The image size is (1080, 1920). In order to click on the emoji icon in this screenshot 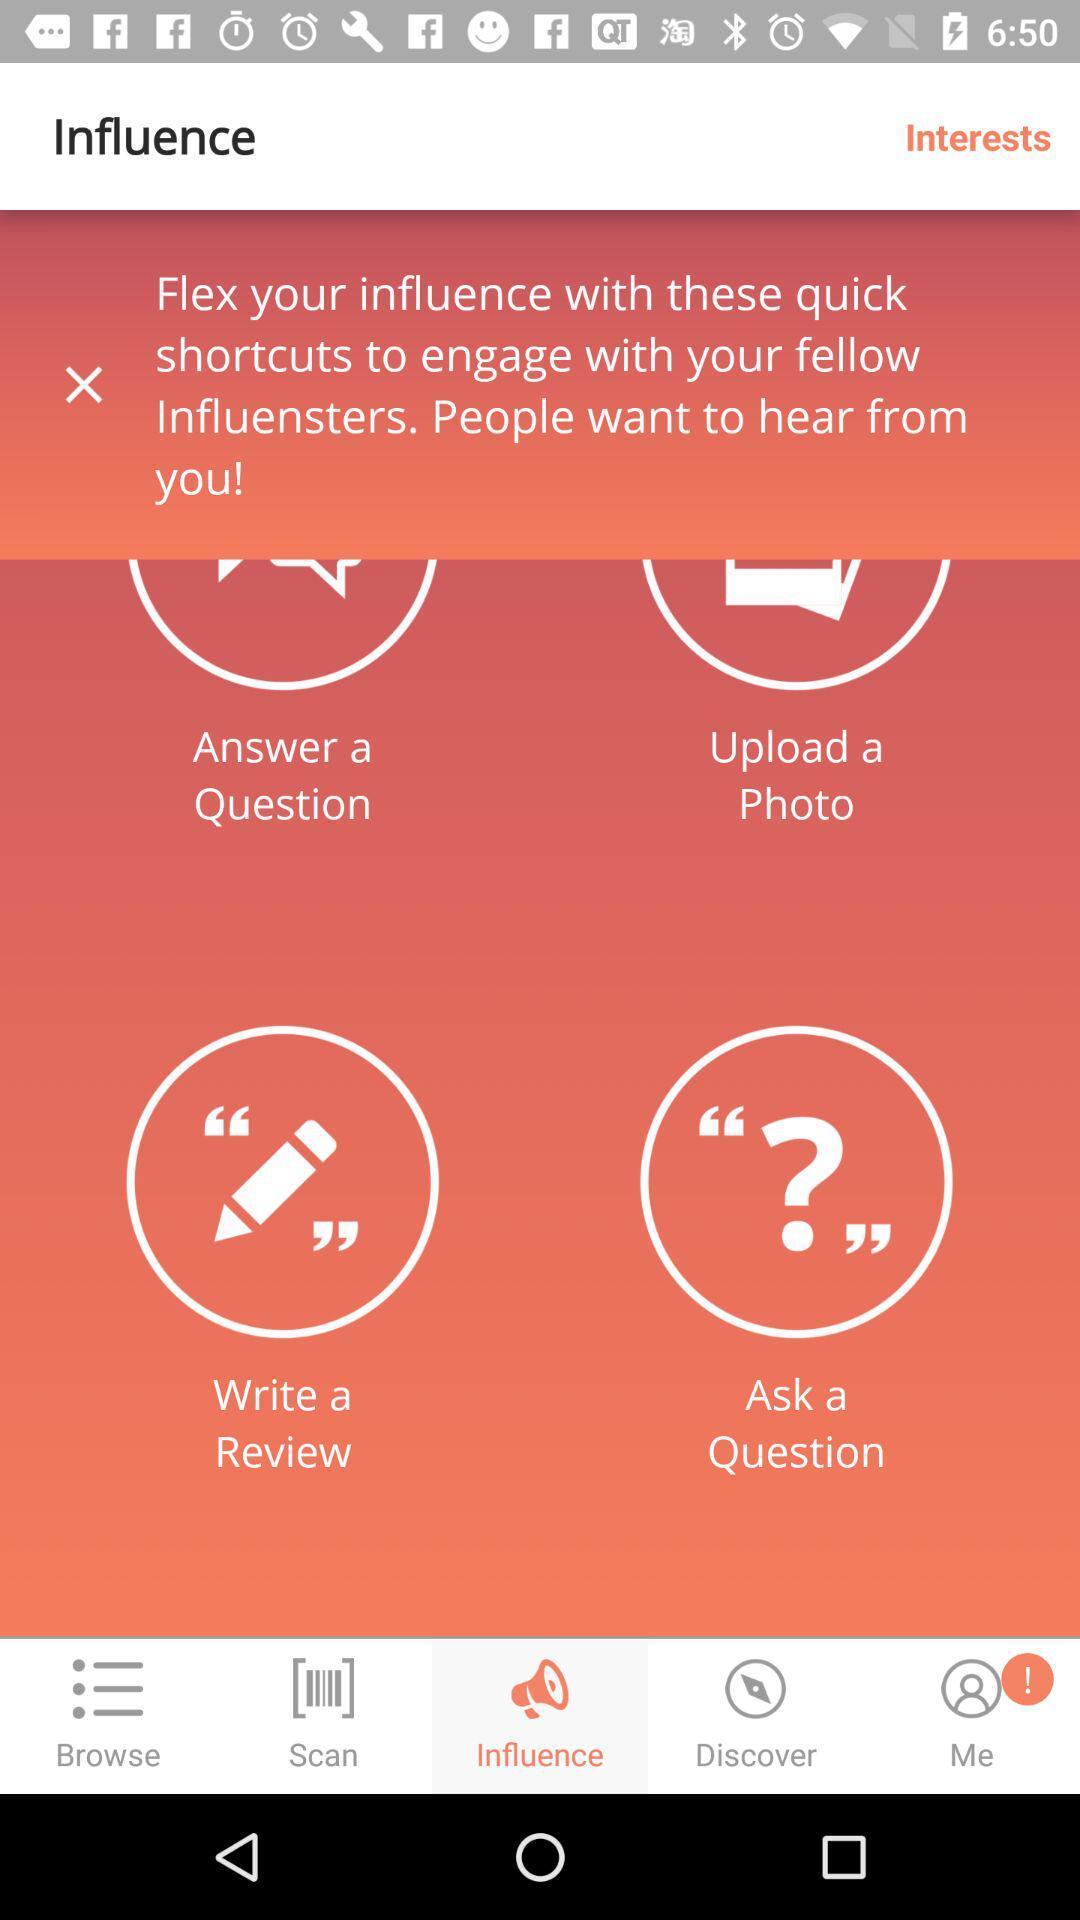, I will do `click(971, 1715)`.